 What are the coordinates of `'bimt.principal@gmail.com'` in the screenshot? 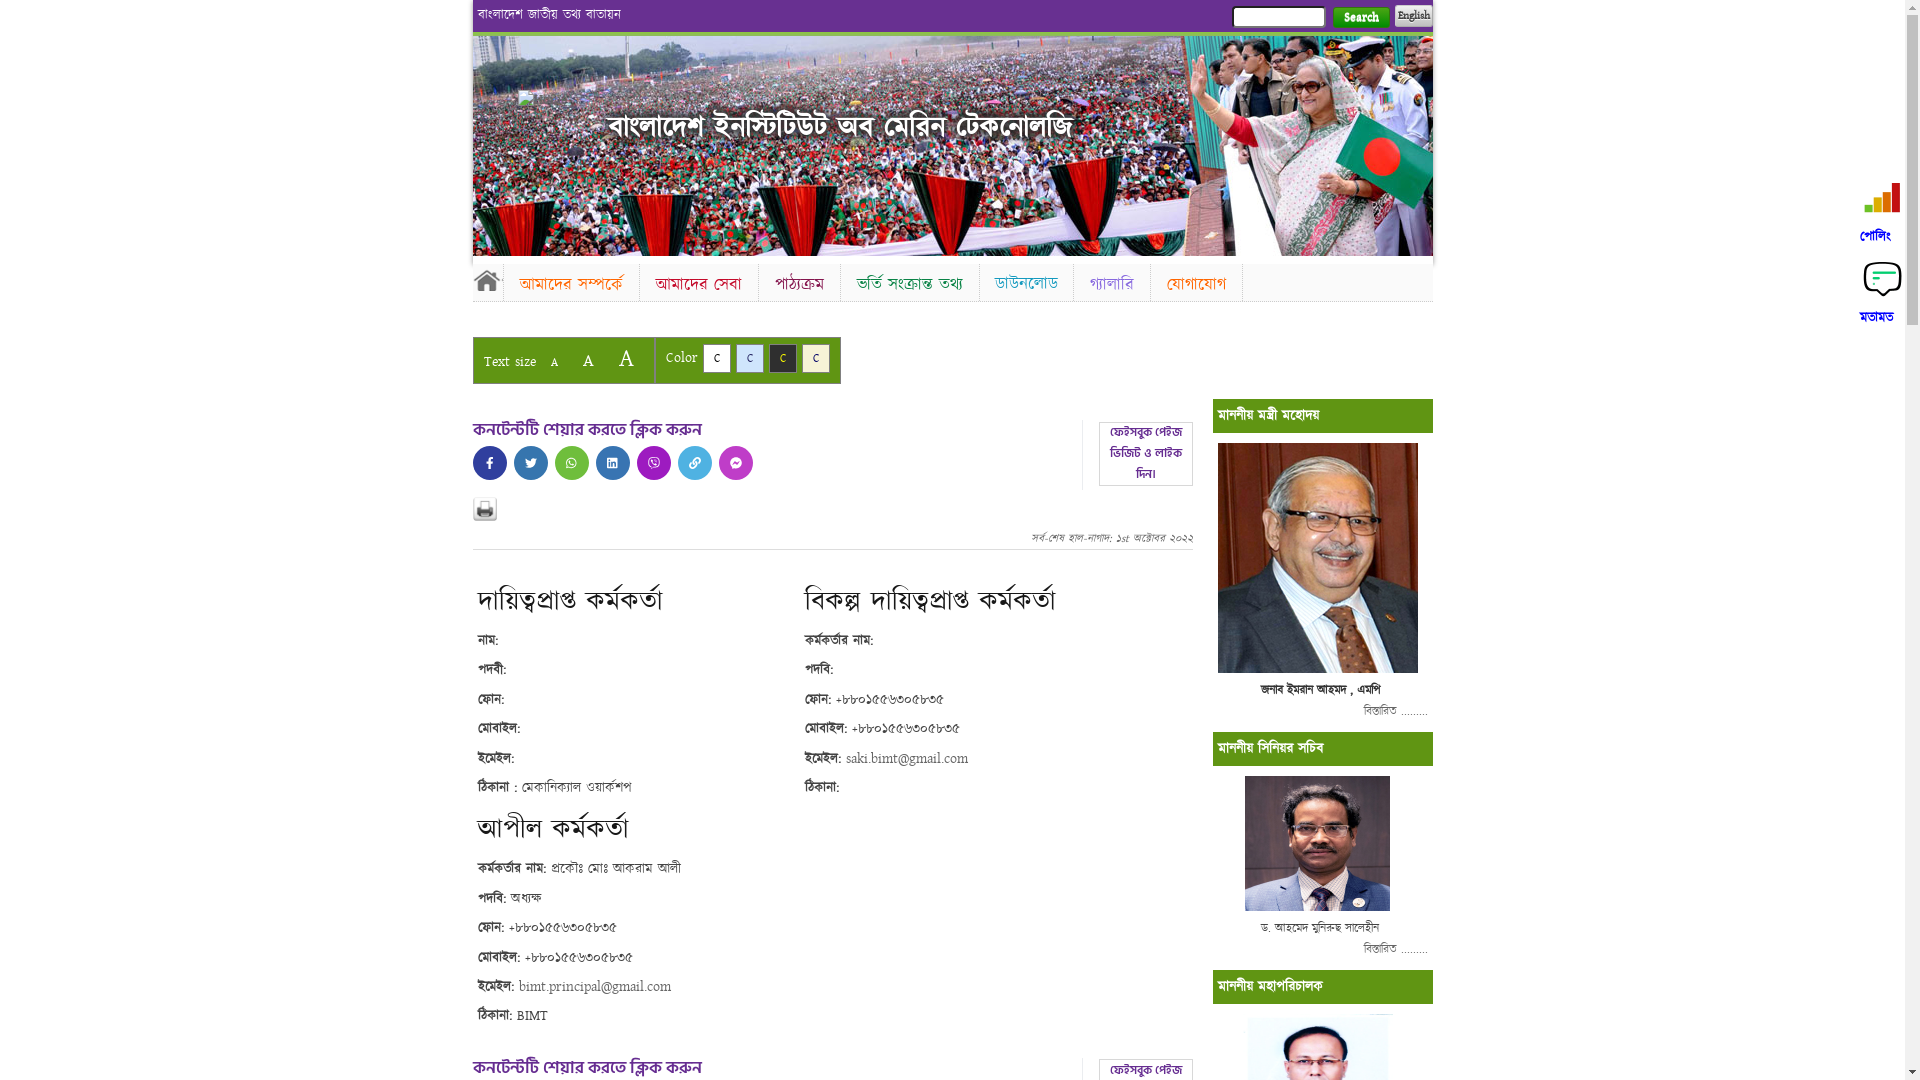 It's located at (593, 986).